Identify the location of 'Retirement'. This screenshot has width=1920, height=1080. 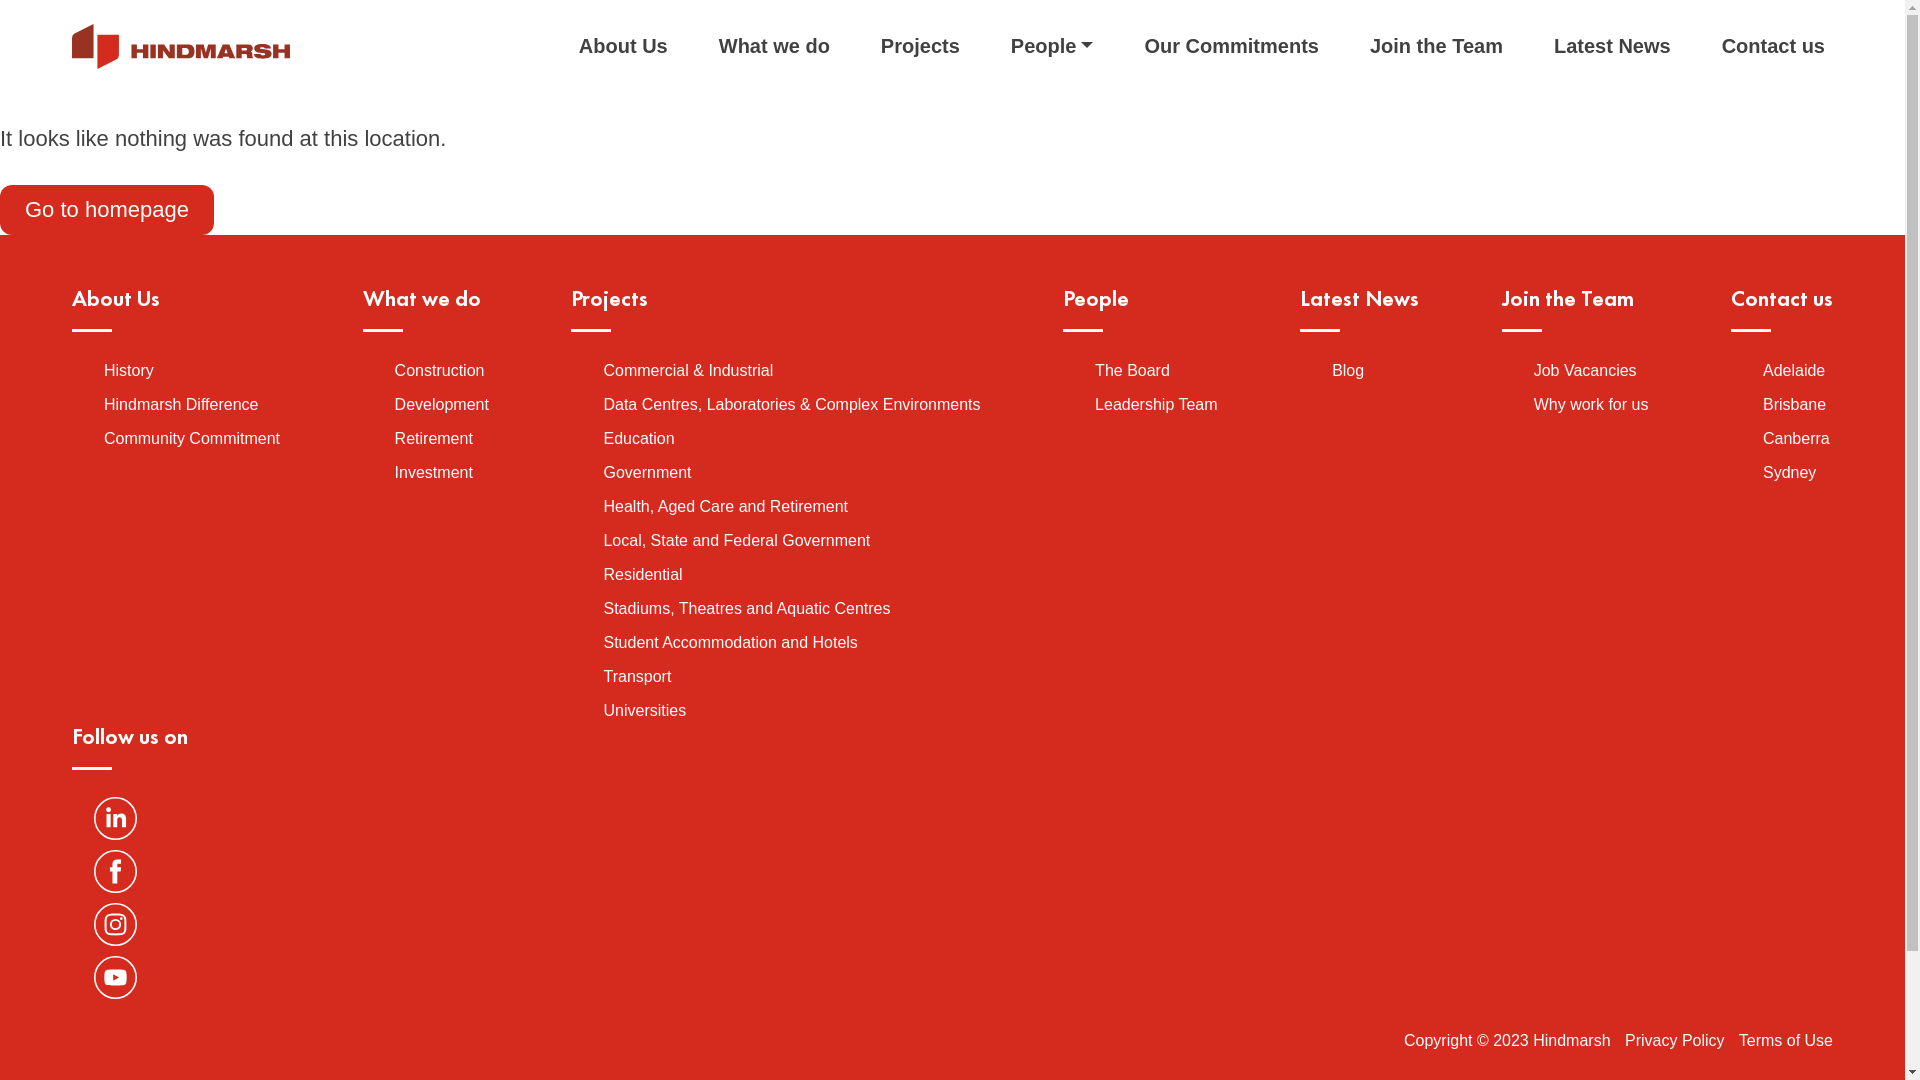
(432, 437).